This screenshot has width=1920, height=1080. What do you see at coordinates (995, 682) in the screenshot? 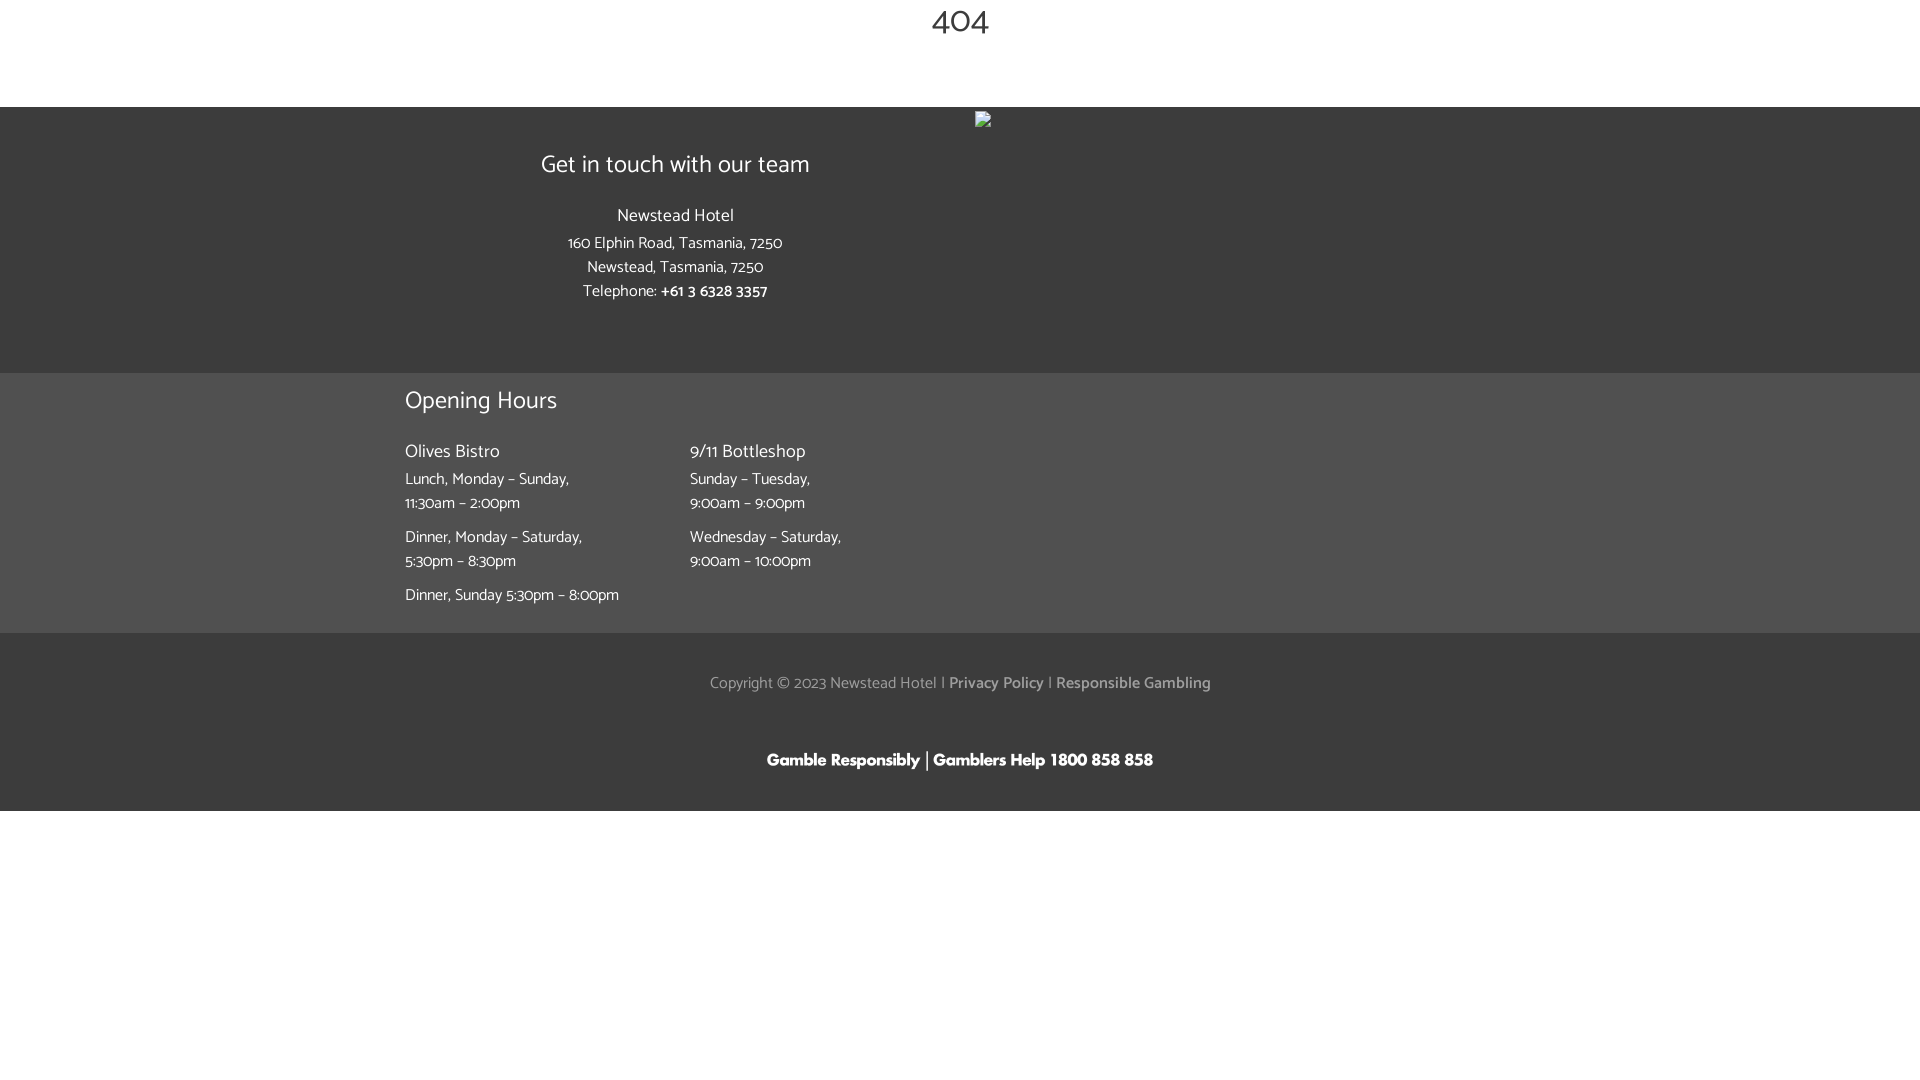
I see `'Privacy Policy'` at bounding box center [995, 682].